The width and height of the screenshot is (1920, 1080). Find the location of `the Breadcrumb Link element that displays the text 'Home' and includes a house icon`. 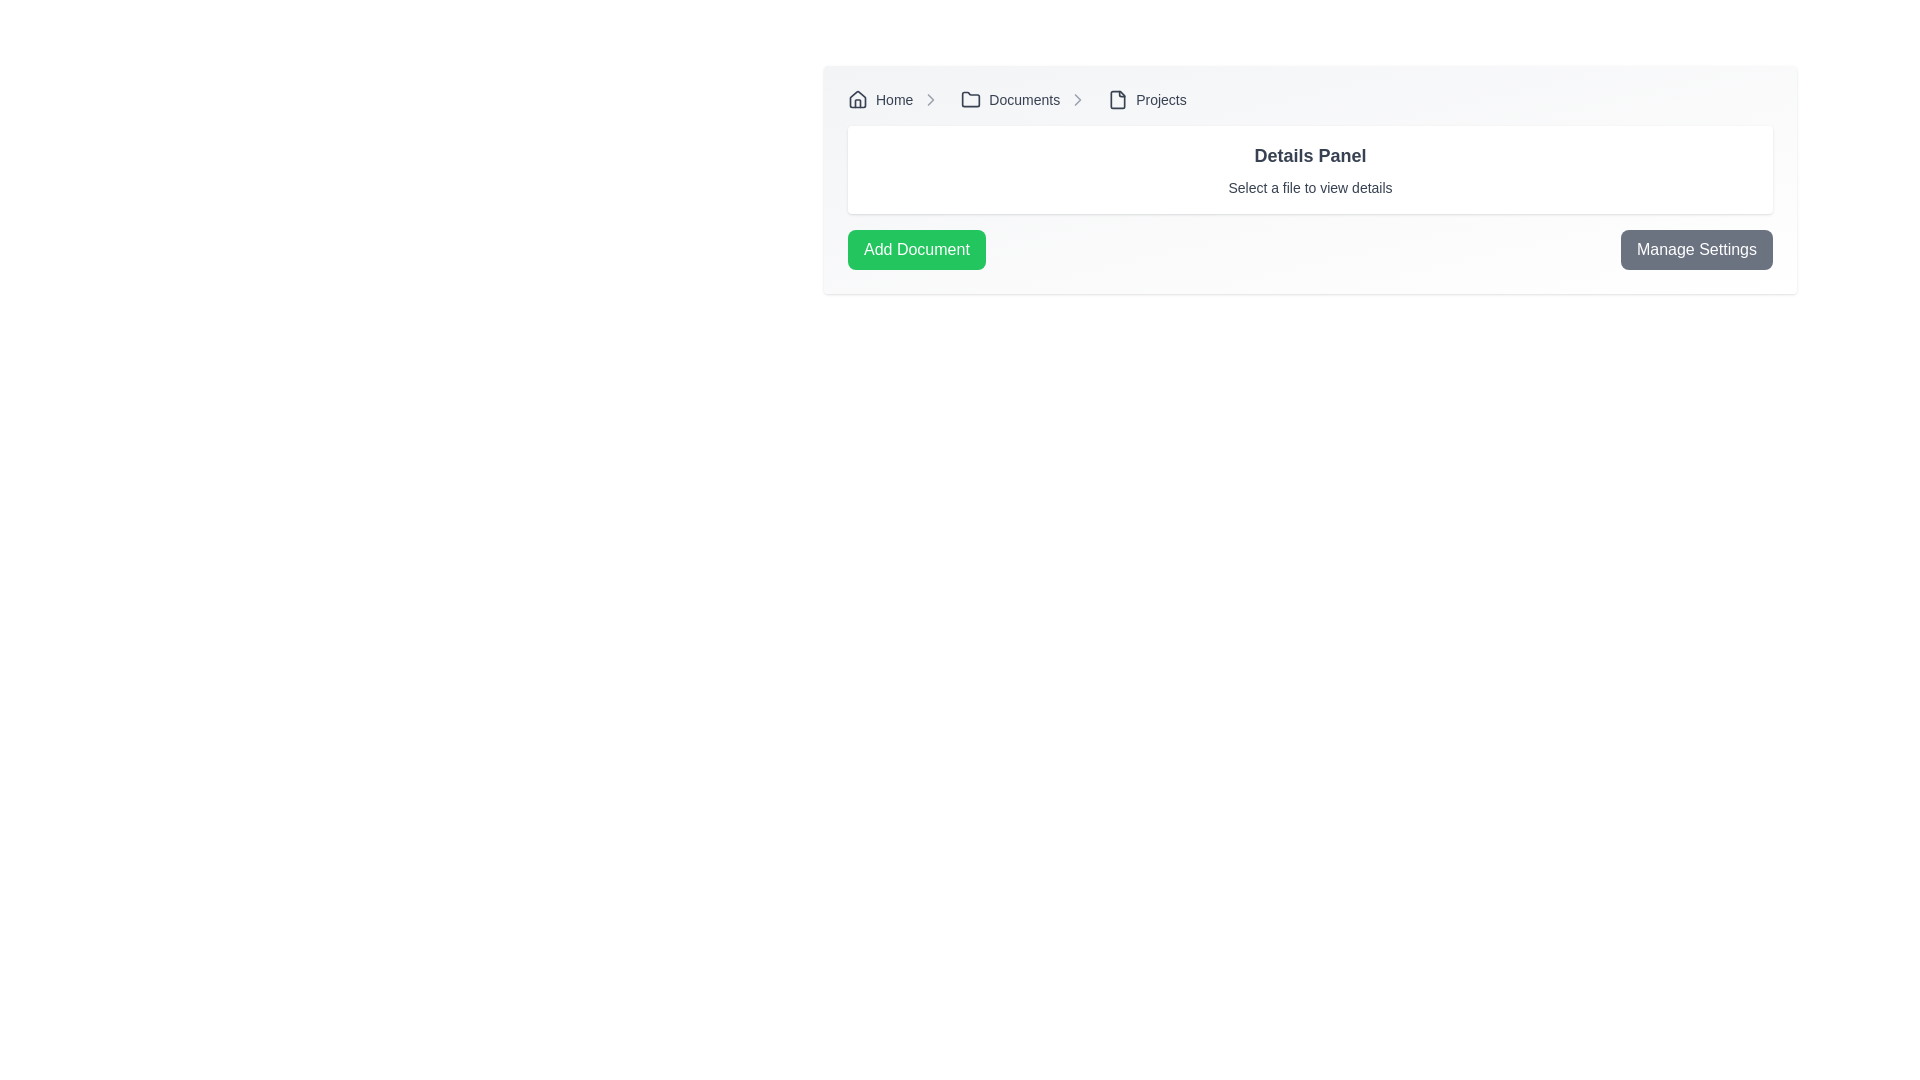

the Breadcrumb Link element that displays the text 'Home' and includes a house icon is located at coordinates (896, 100).